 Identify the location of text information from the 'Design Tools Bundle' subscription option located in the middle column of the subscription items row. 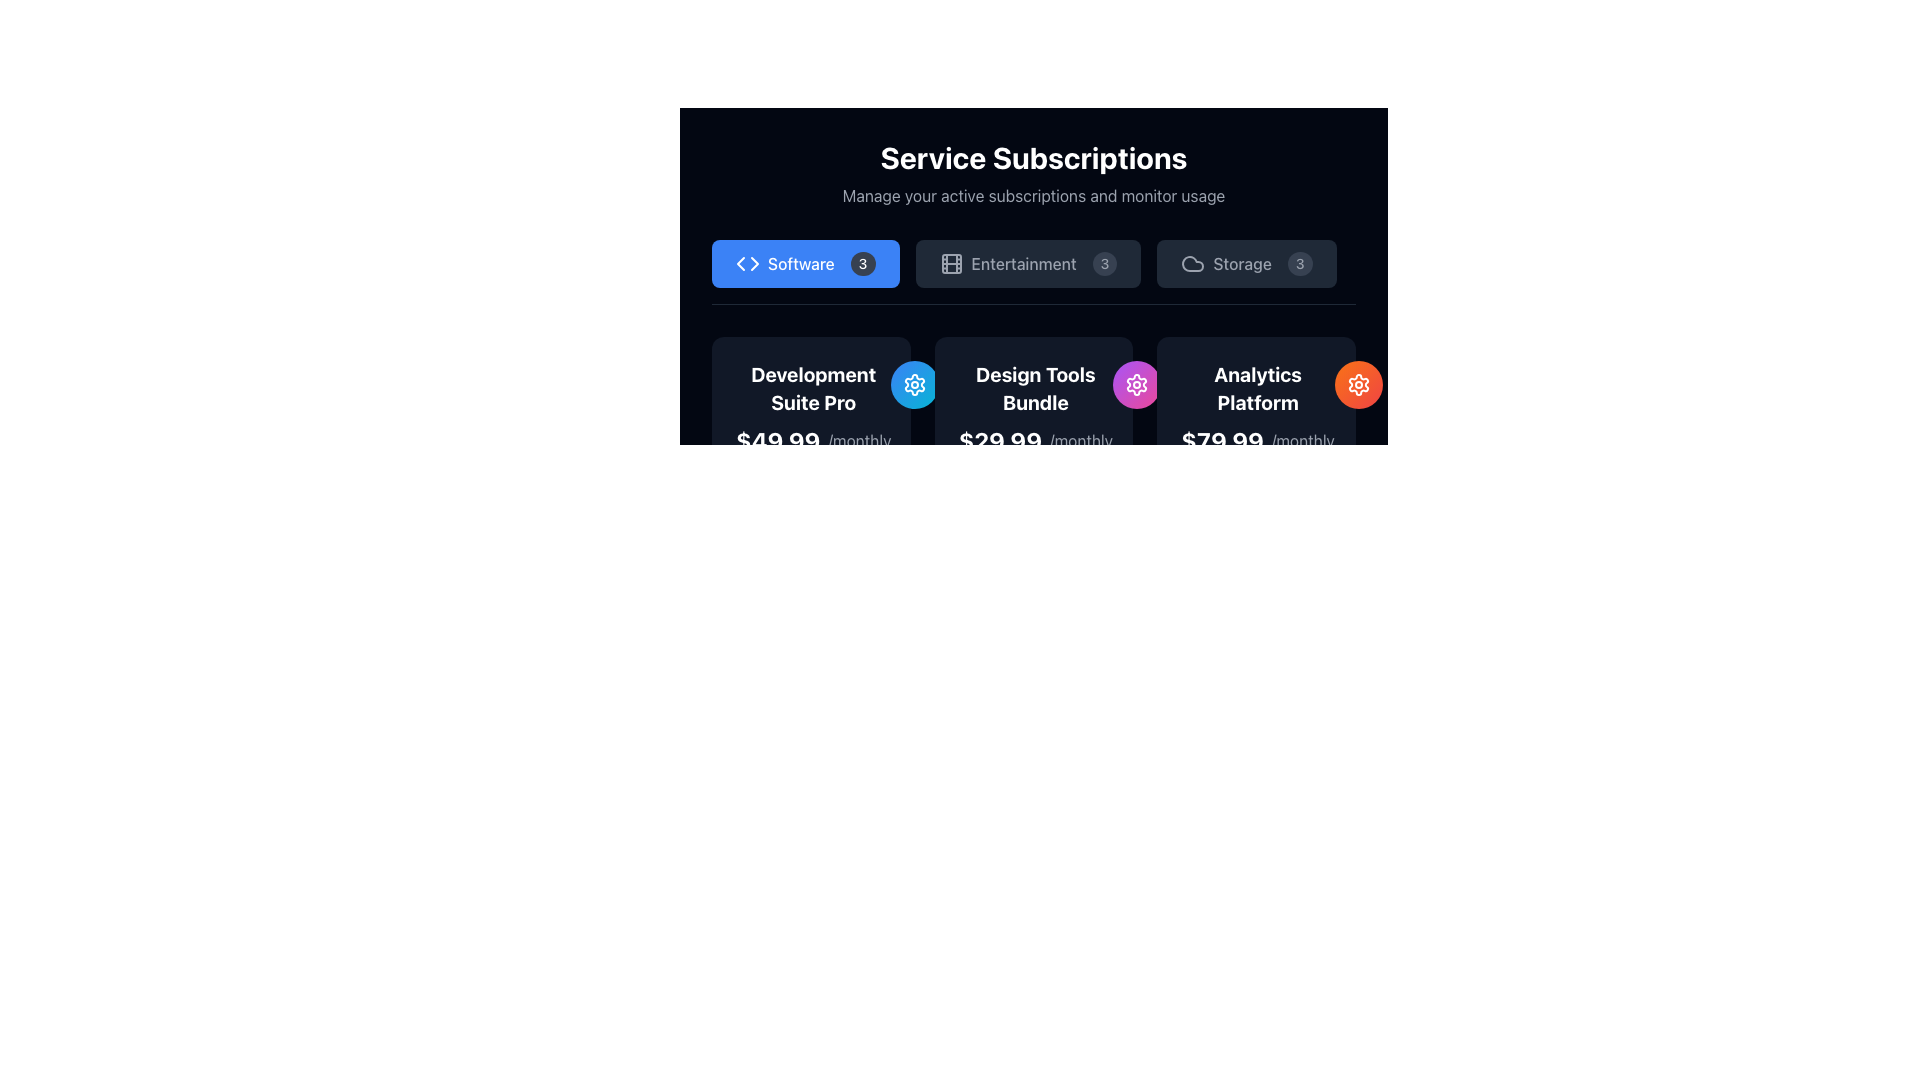
(1035, 407).